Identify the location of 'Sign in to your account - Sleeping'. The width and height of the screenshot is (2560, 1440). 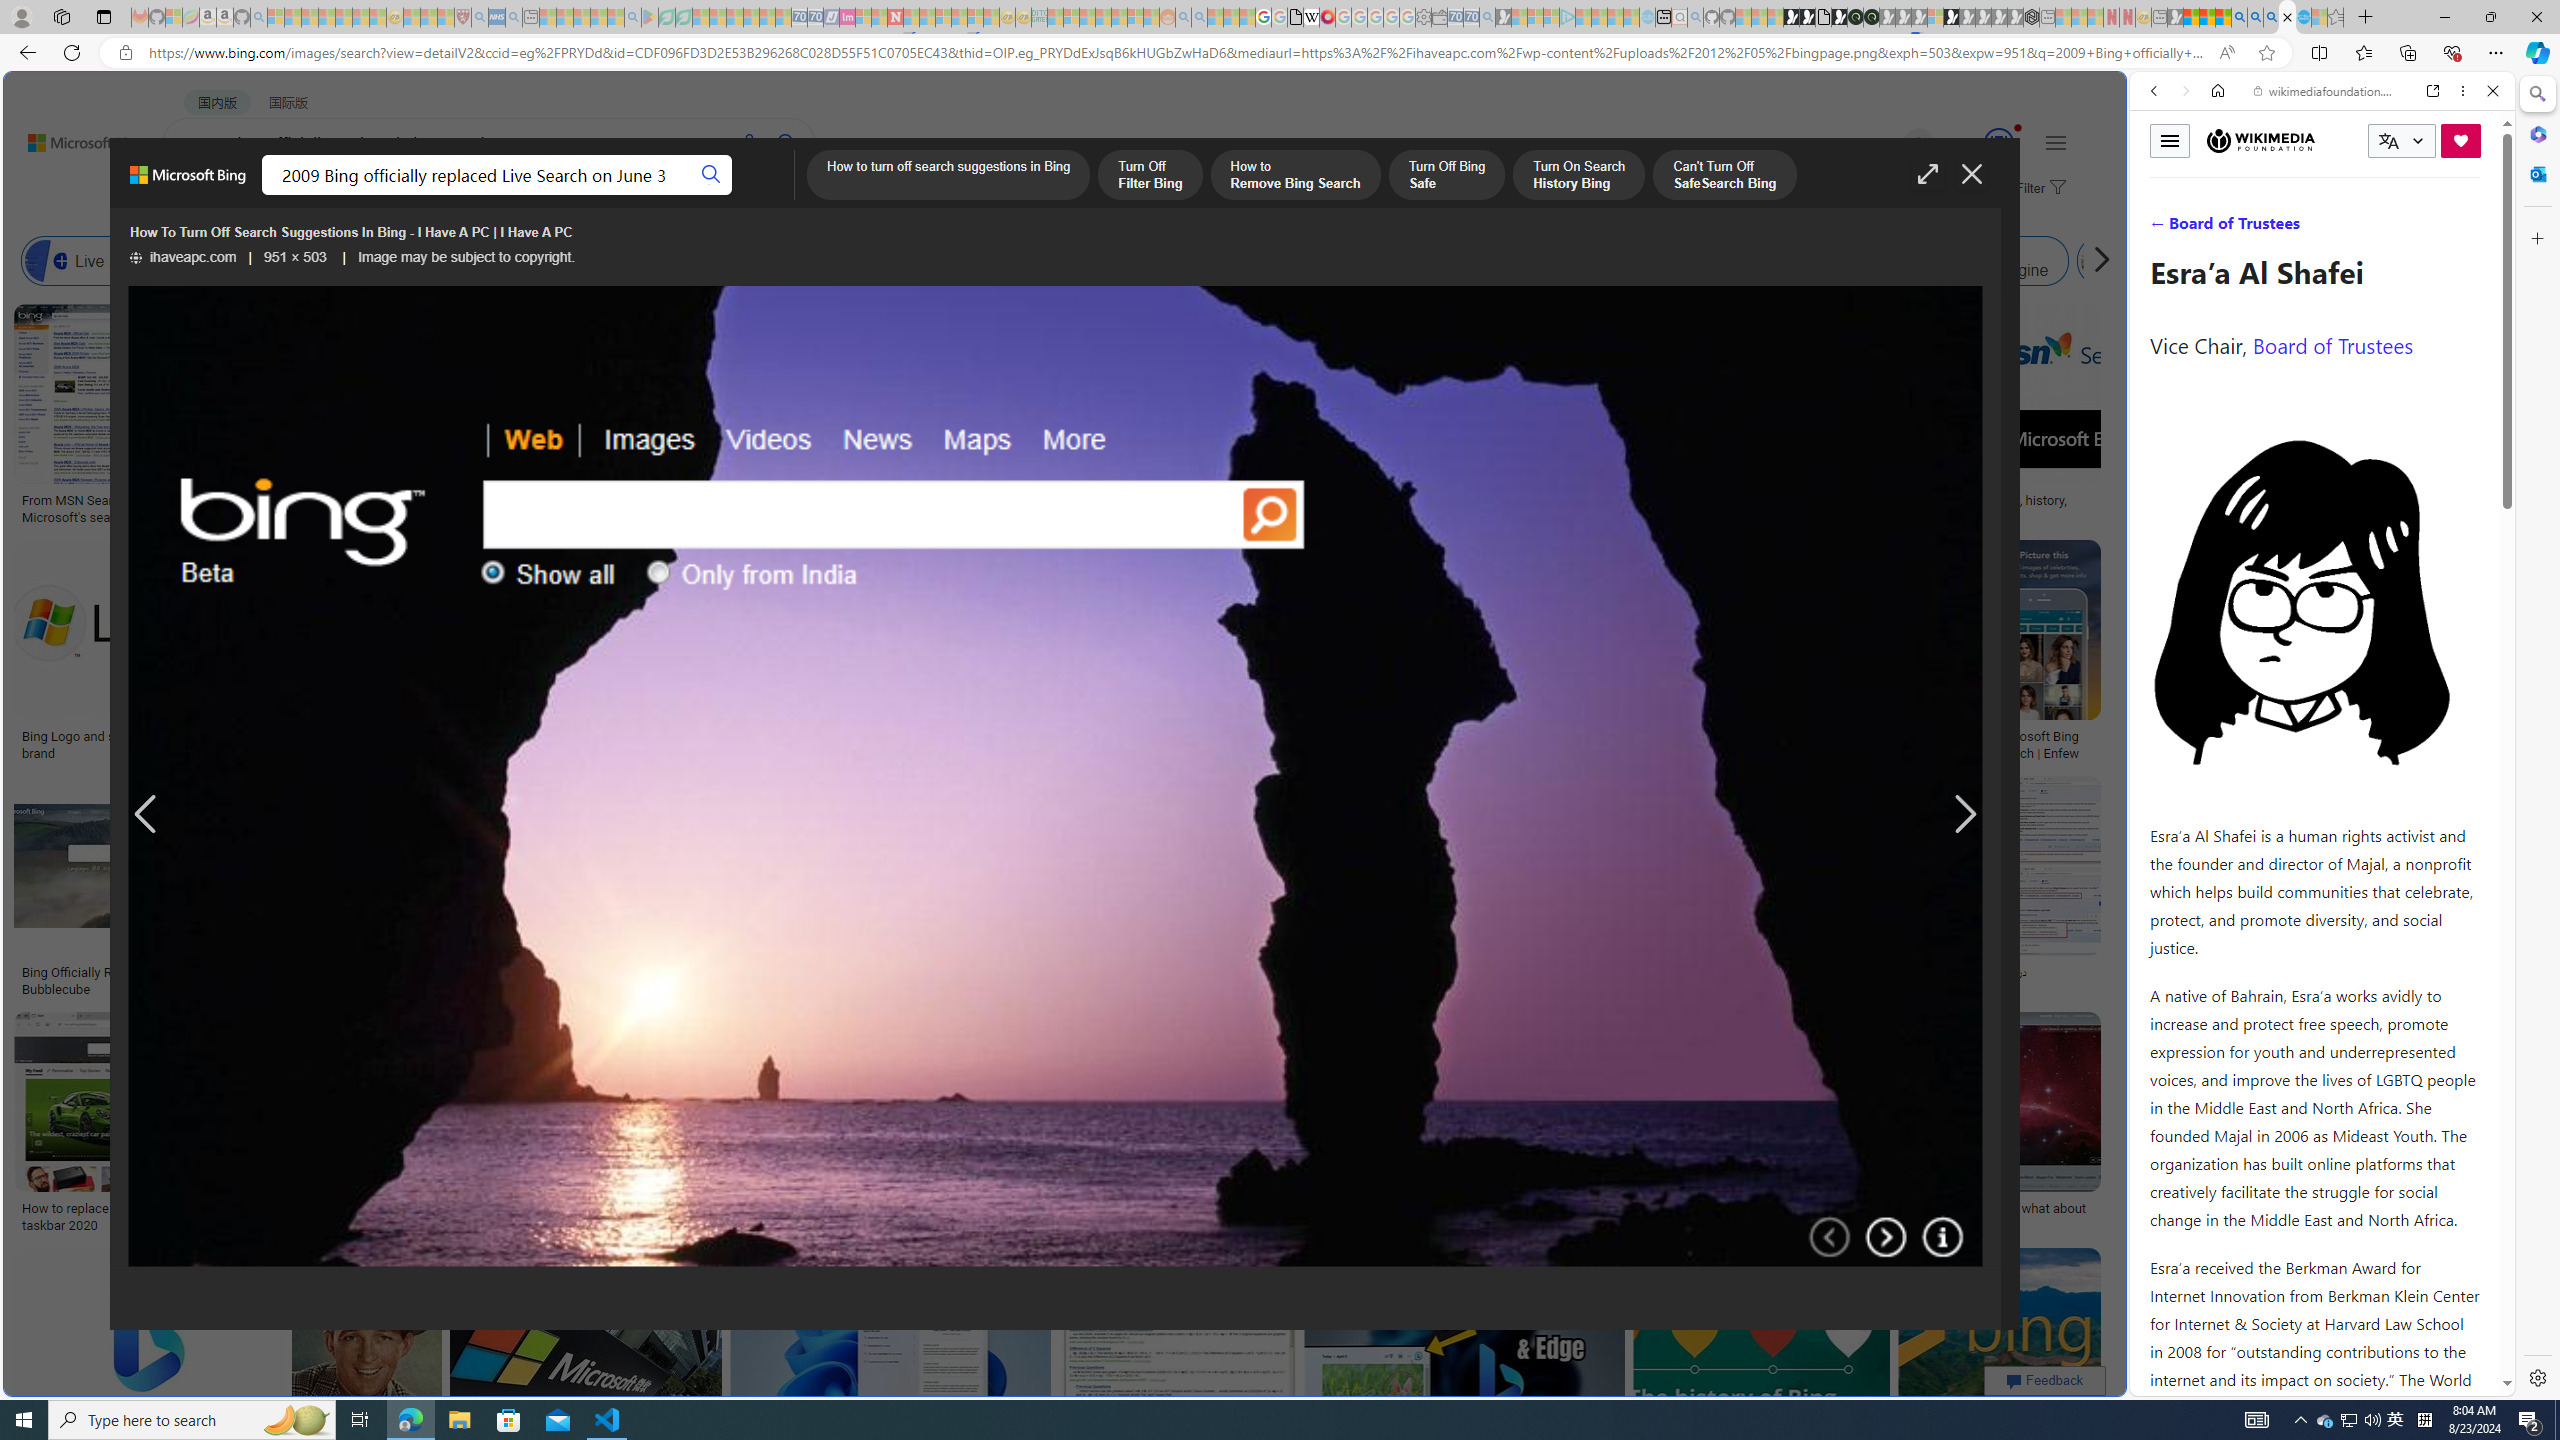
(1935, 16).